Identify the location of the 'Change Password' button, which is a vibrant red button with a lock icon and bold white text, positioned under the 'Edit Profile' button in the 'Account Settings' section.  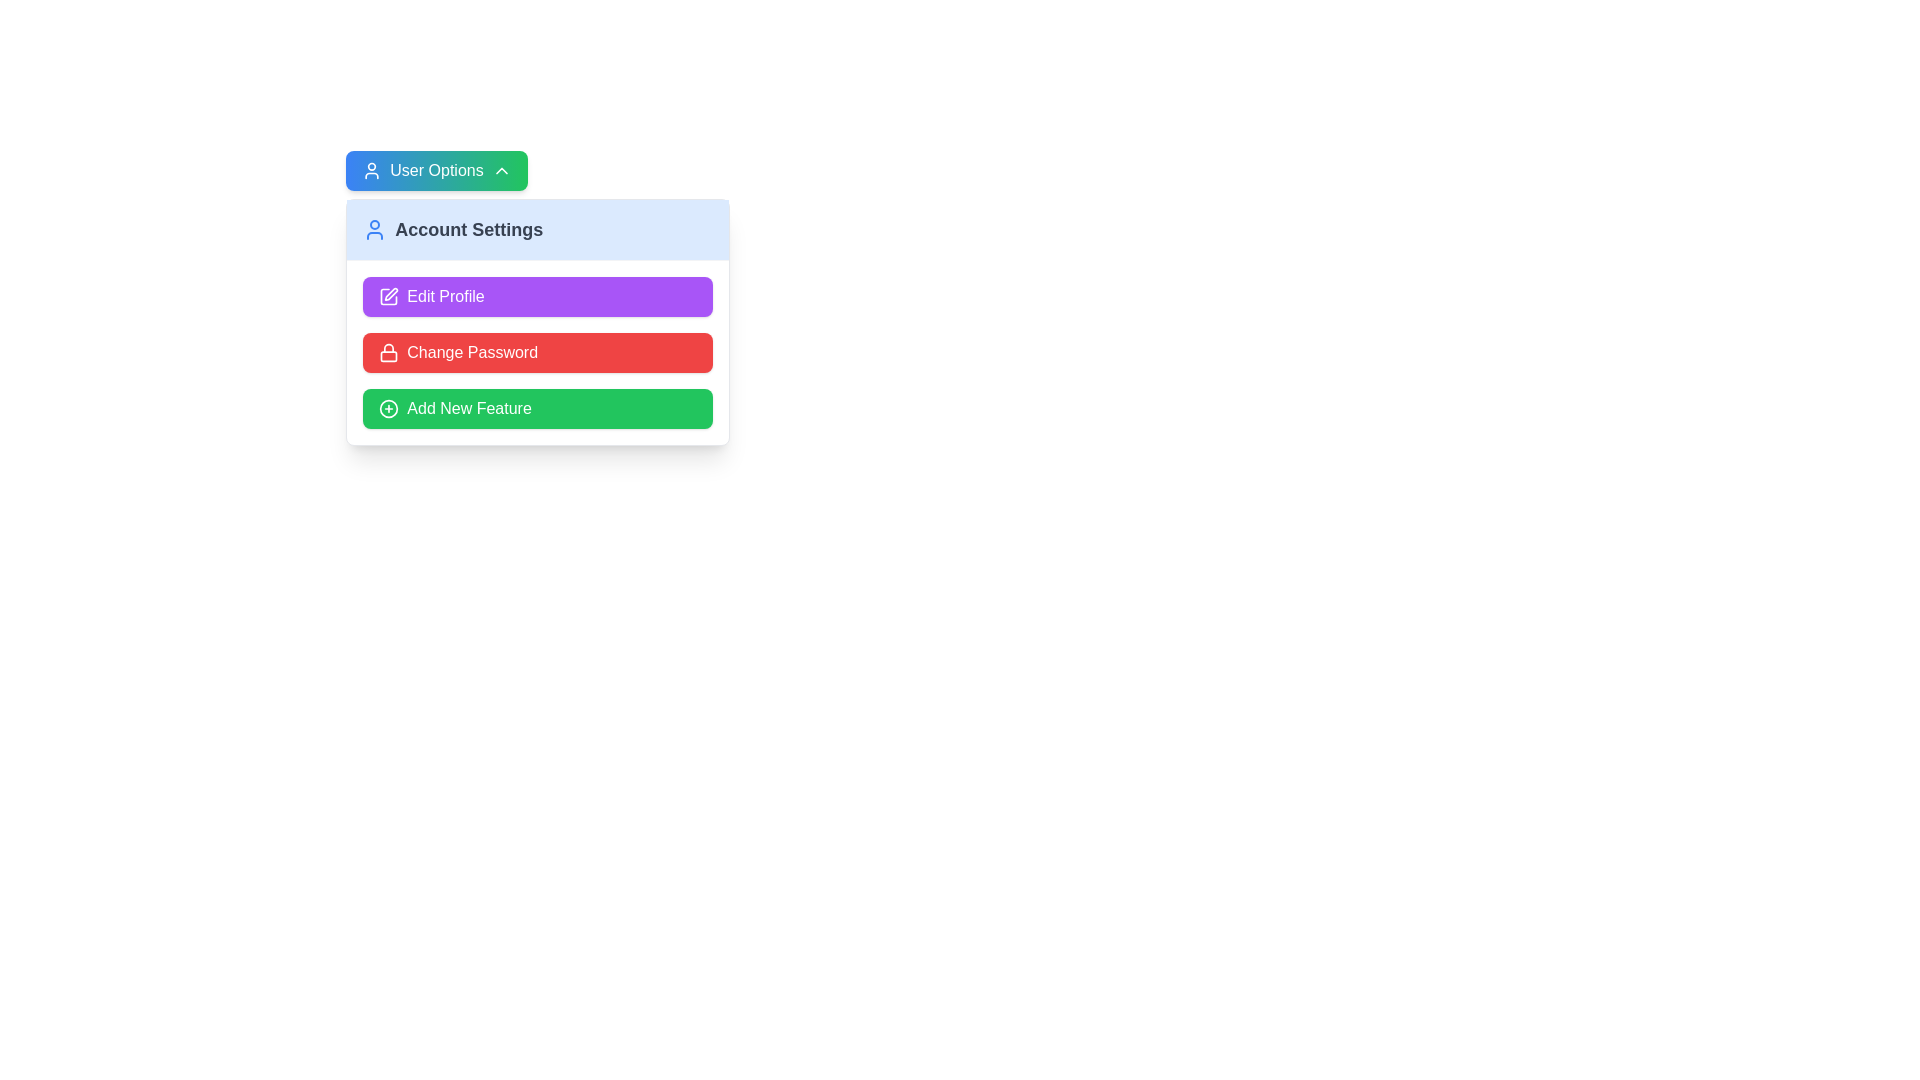
(538, 352).